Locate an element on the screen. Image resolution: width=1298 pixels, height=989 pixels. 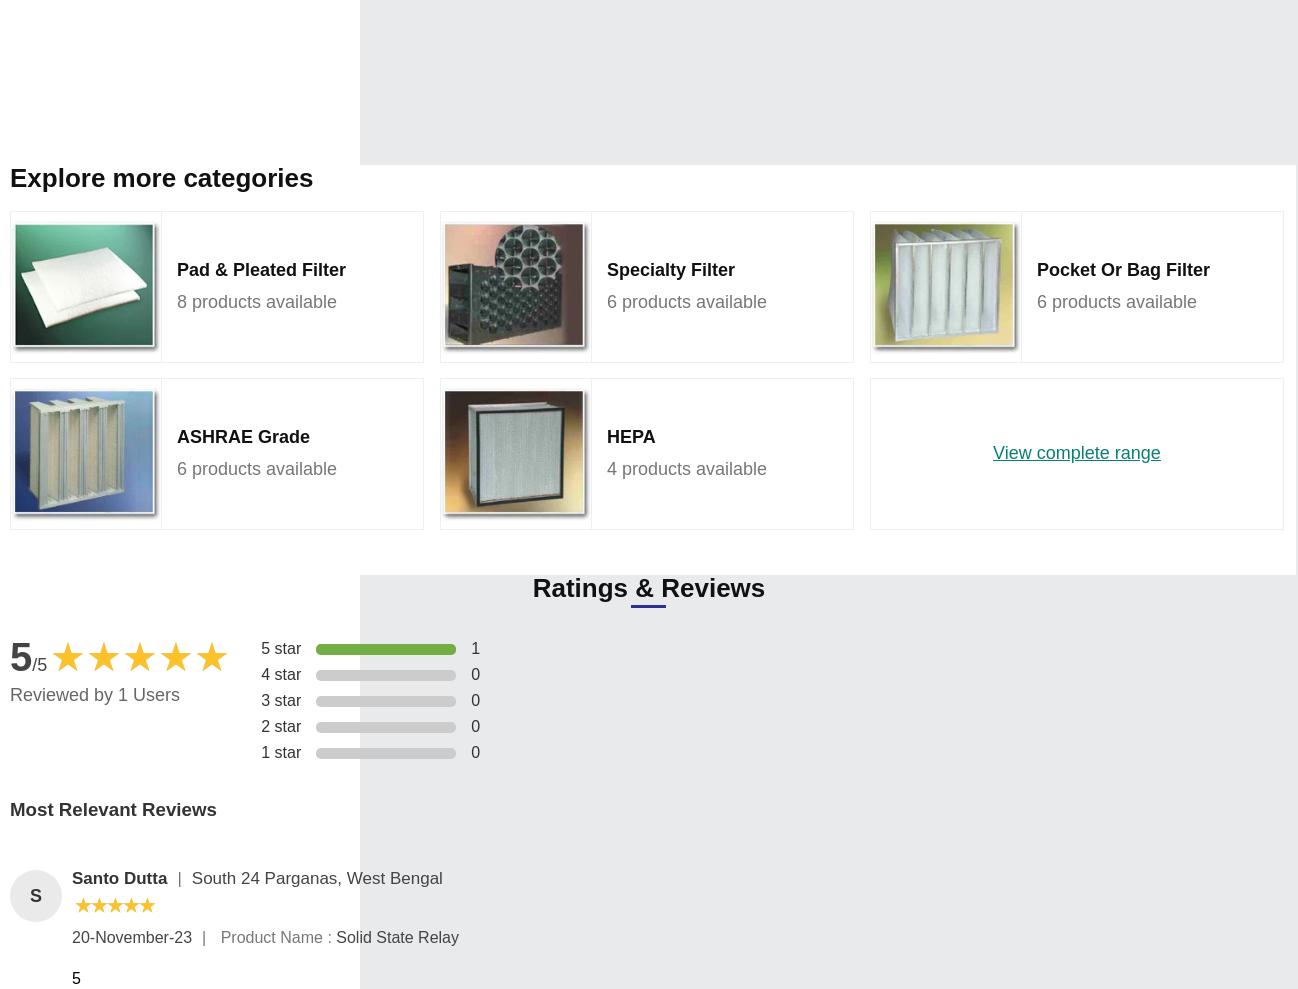
'Reviewed by 1 Users' is located at coordinates (95, 693).